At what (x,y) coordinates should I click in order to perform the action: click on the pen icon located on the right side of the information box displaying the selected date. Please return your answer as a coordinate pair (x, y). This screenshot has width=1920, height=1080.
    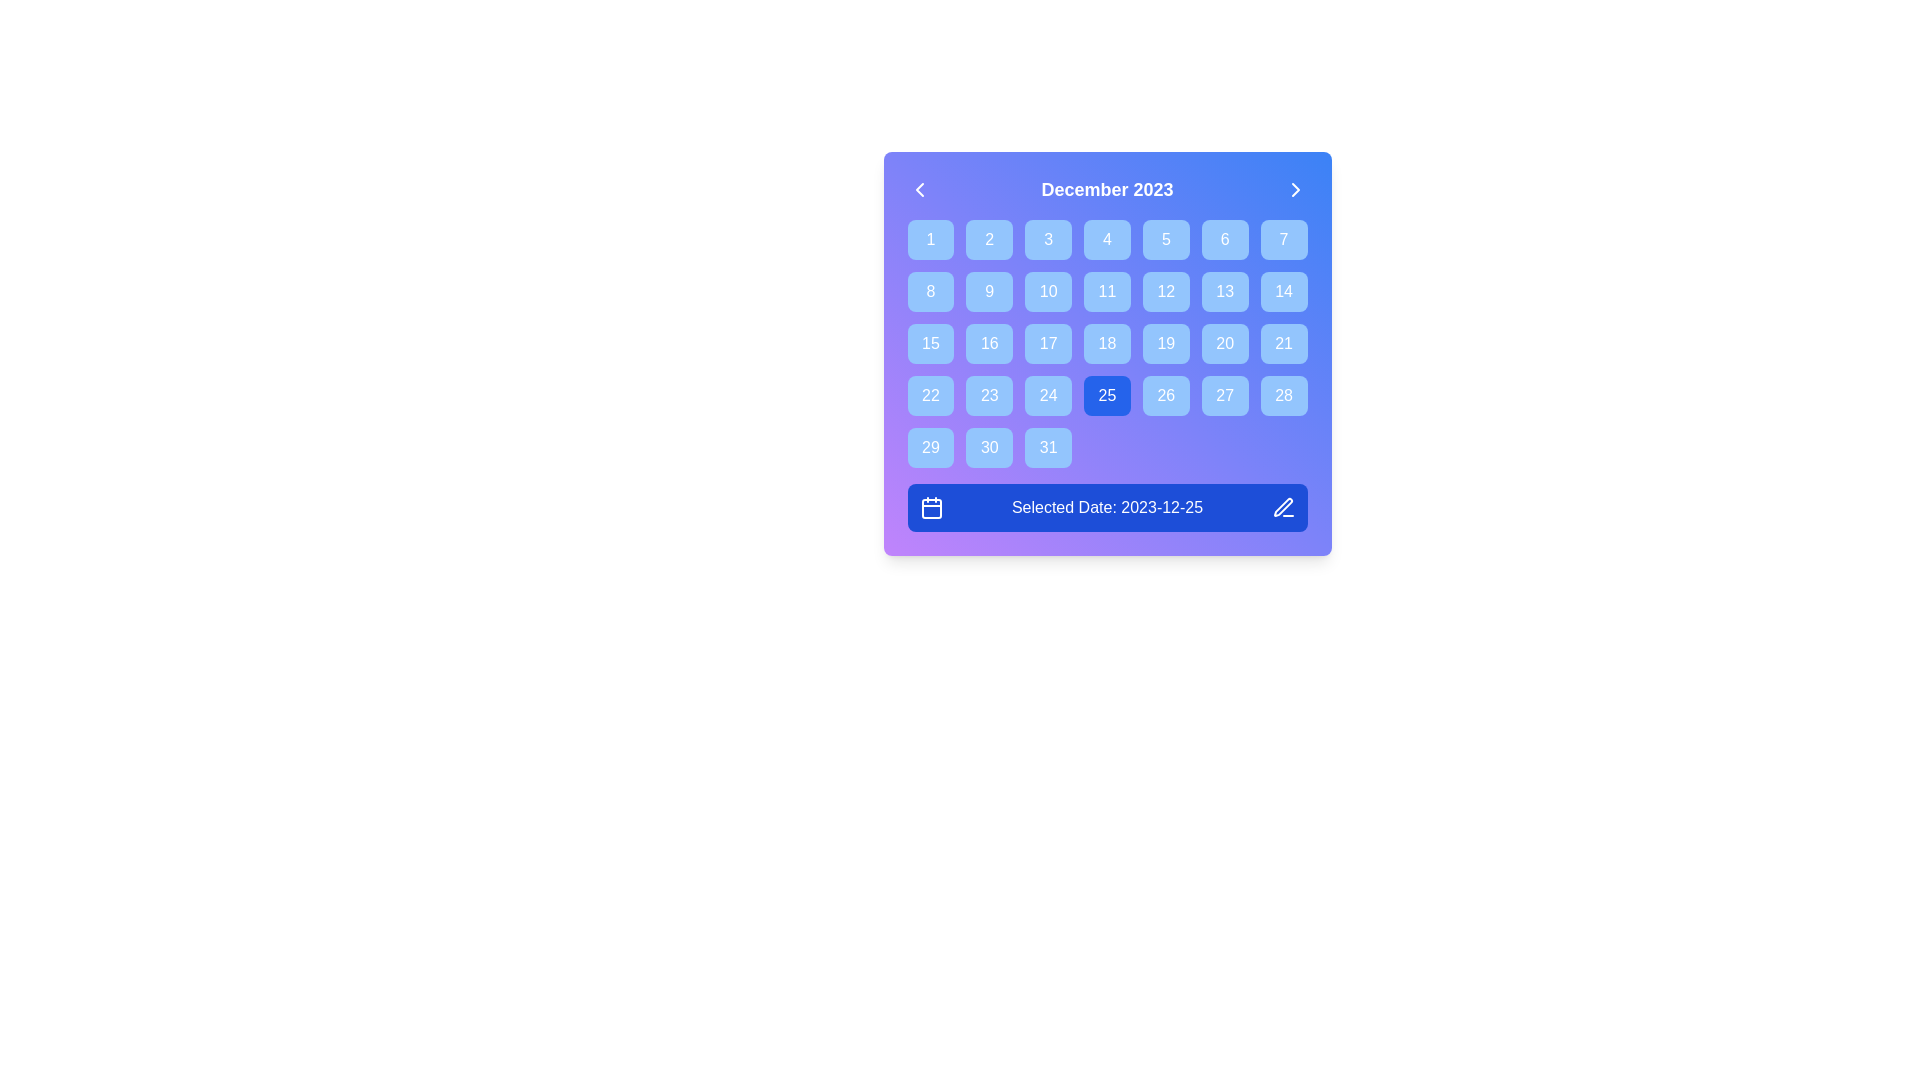
    Looking at the image, I should click on (1283, 507).